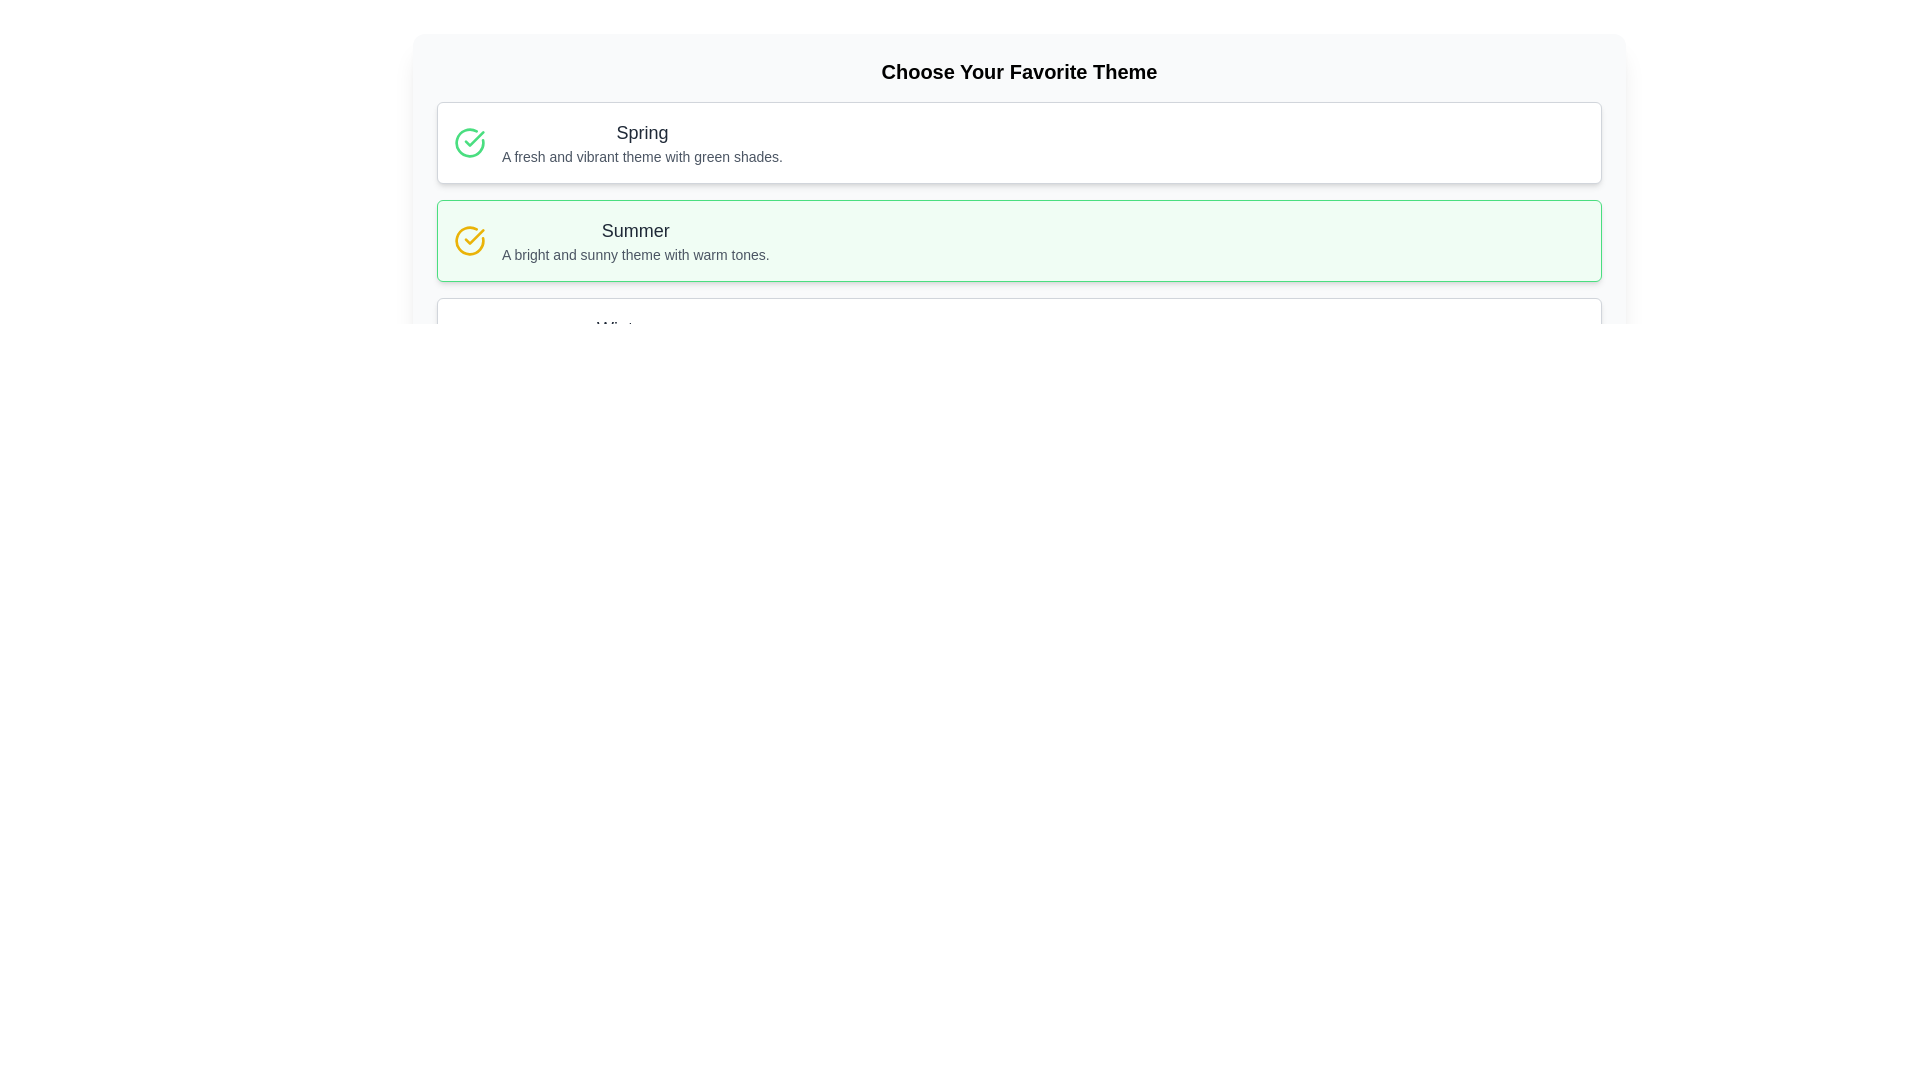  Describe the element at coordinates (1019, 71) in the screenshot. I see `descriptive header text located at the top of the theme selection interface` at that location.